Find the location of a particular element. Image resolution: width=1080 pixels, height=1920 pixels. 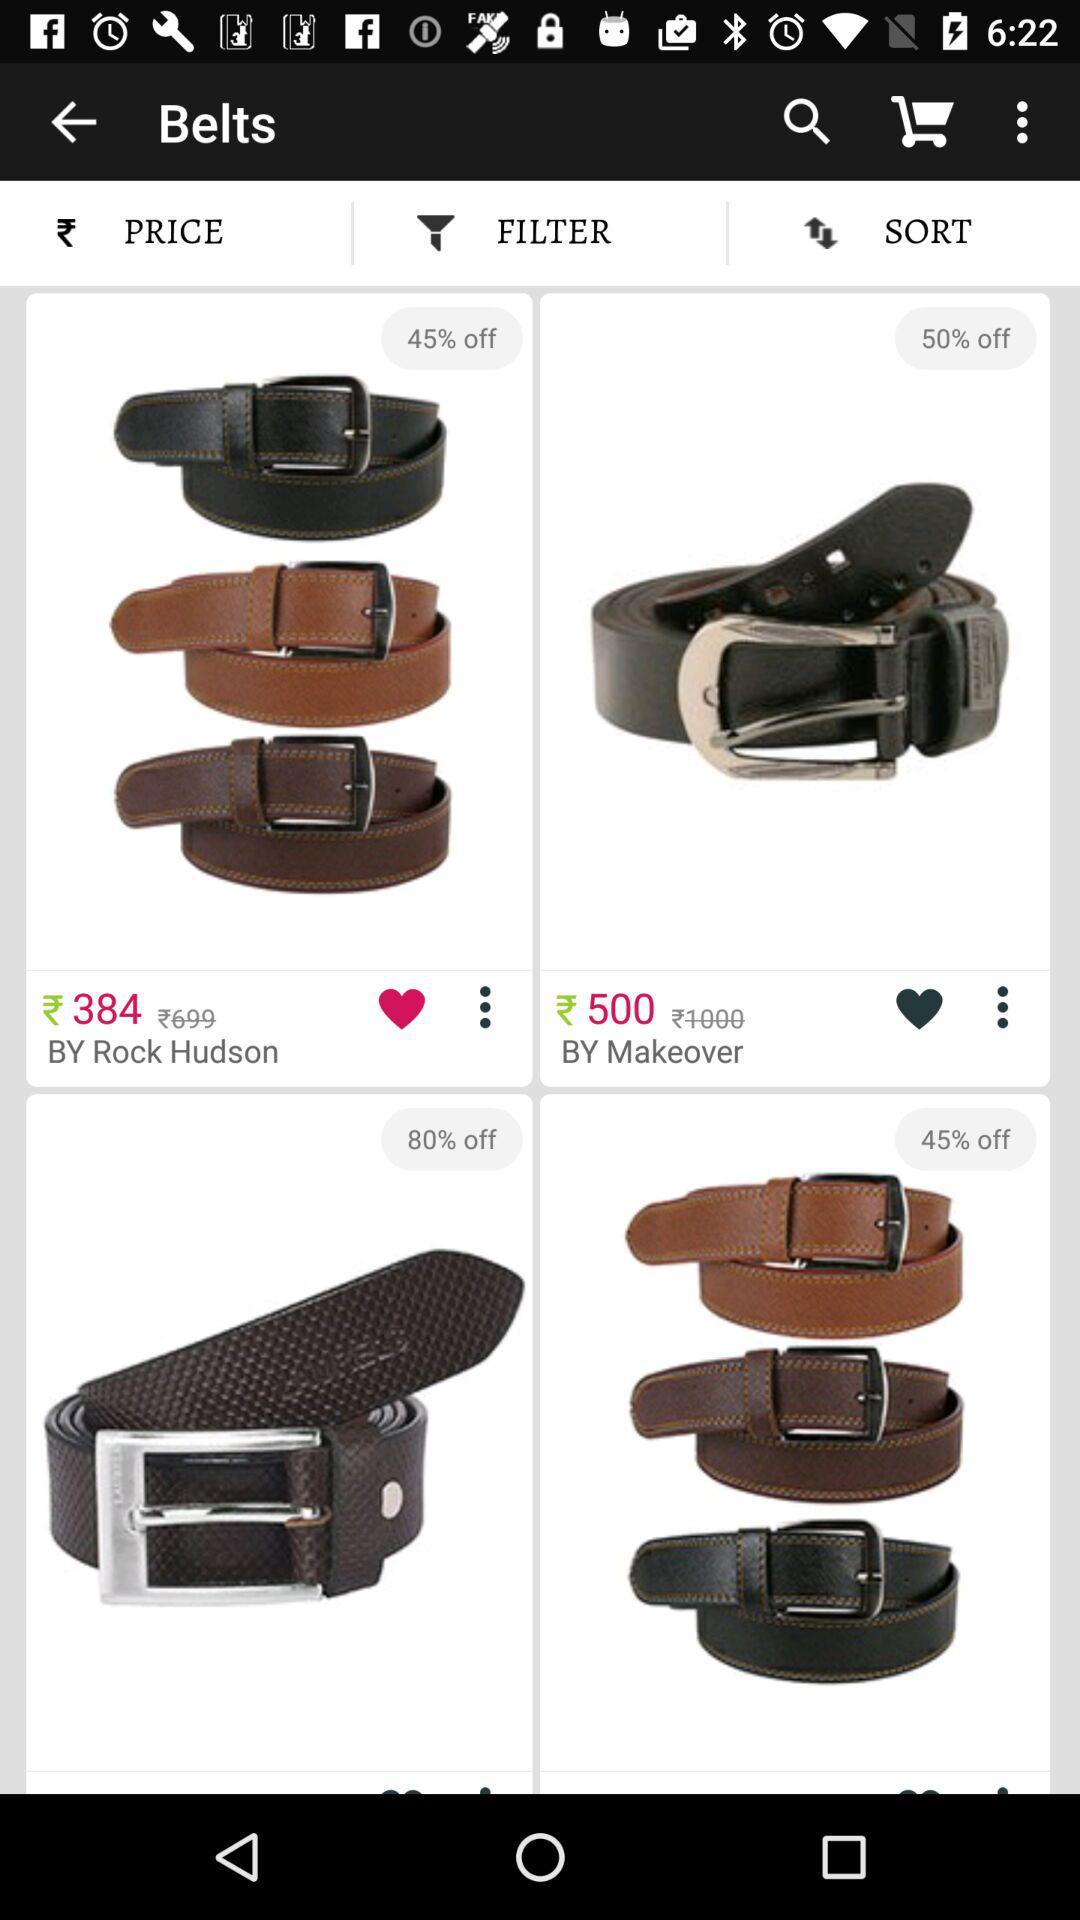

favorite is located at coordinates (401, 1782).